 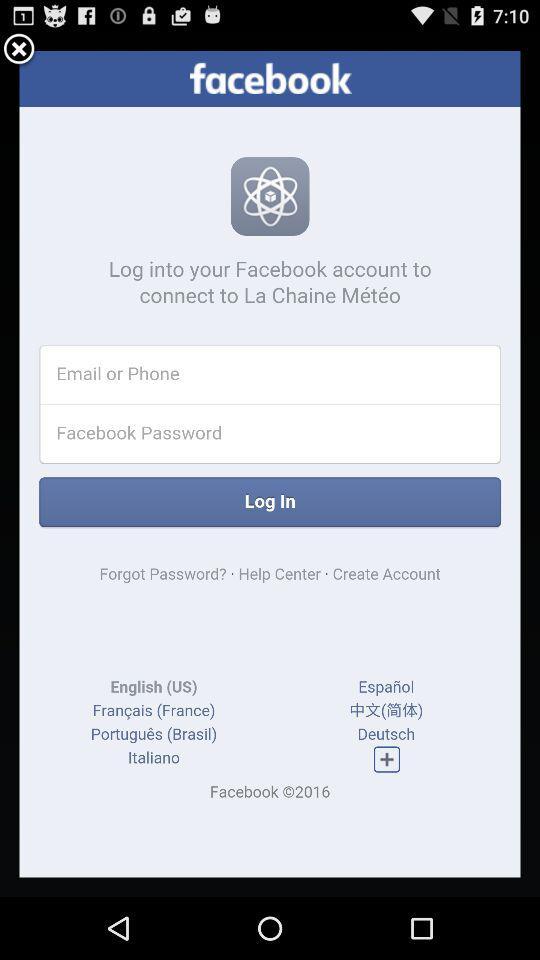 What do you see at coordinates (18, 49) in the screenshot?
I see `cloess button` at bounding box center [18, 49].